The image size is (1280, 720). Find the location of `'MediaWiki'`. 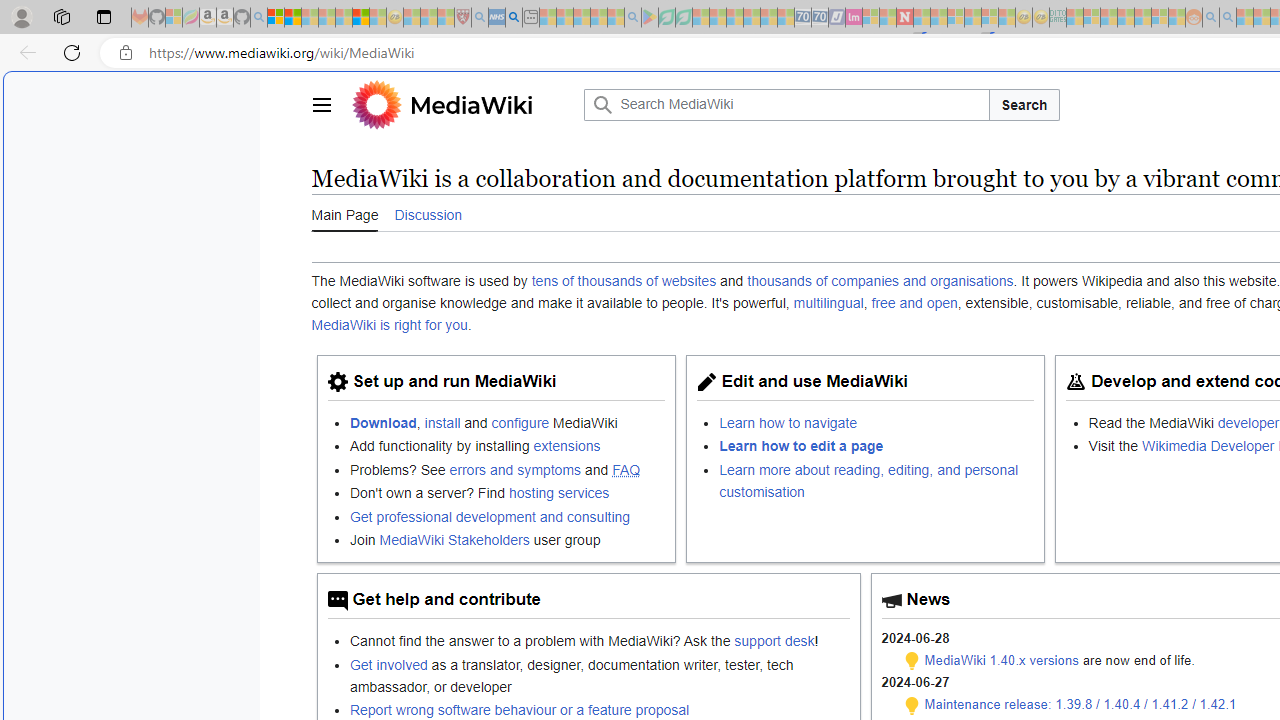

'MediaWiki' is located at coordinates (461, 105).